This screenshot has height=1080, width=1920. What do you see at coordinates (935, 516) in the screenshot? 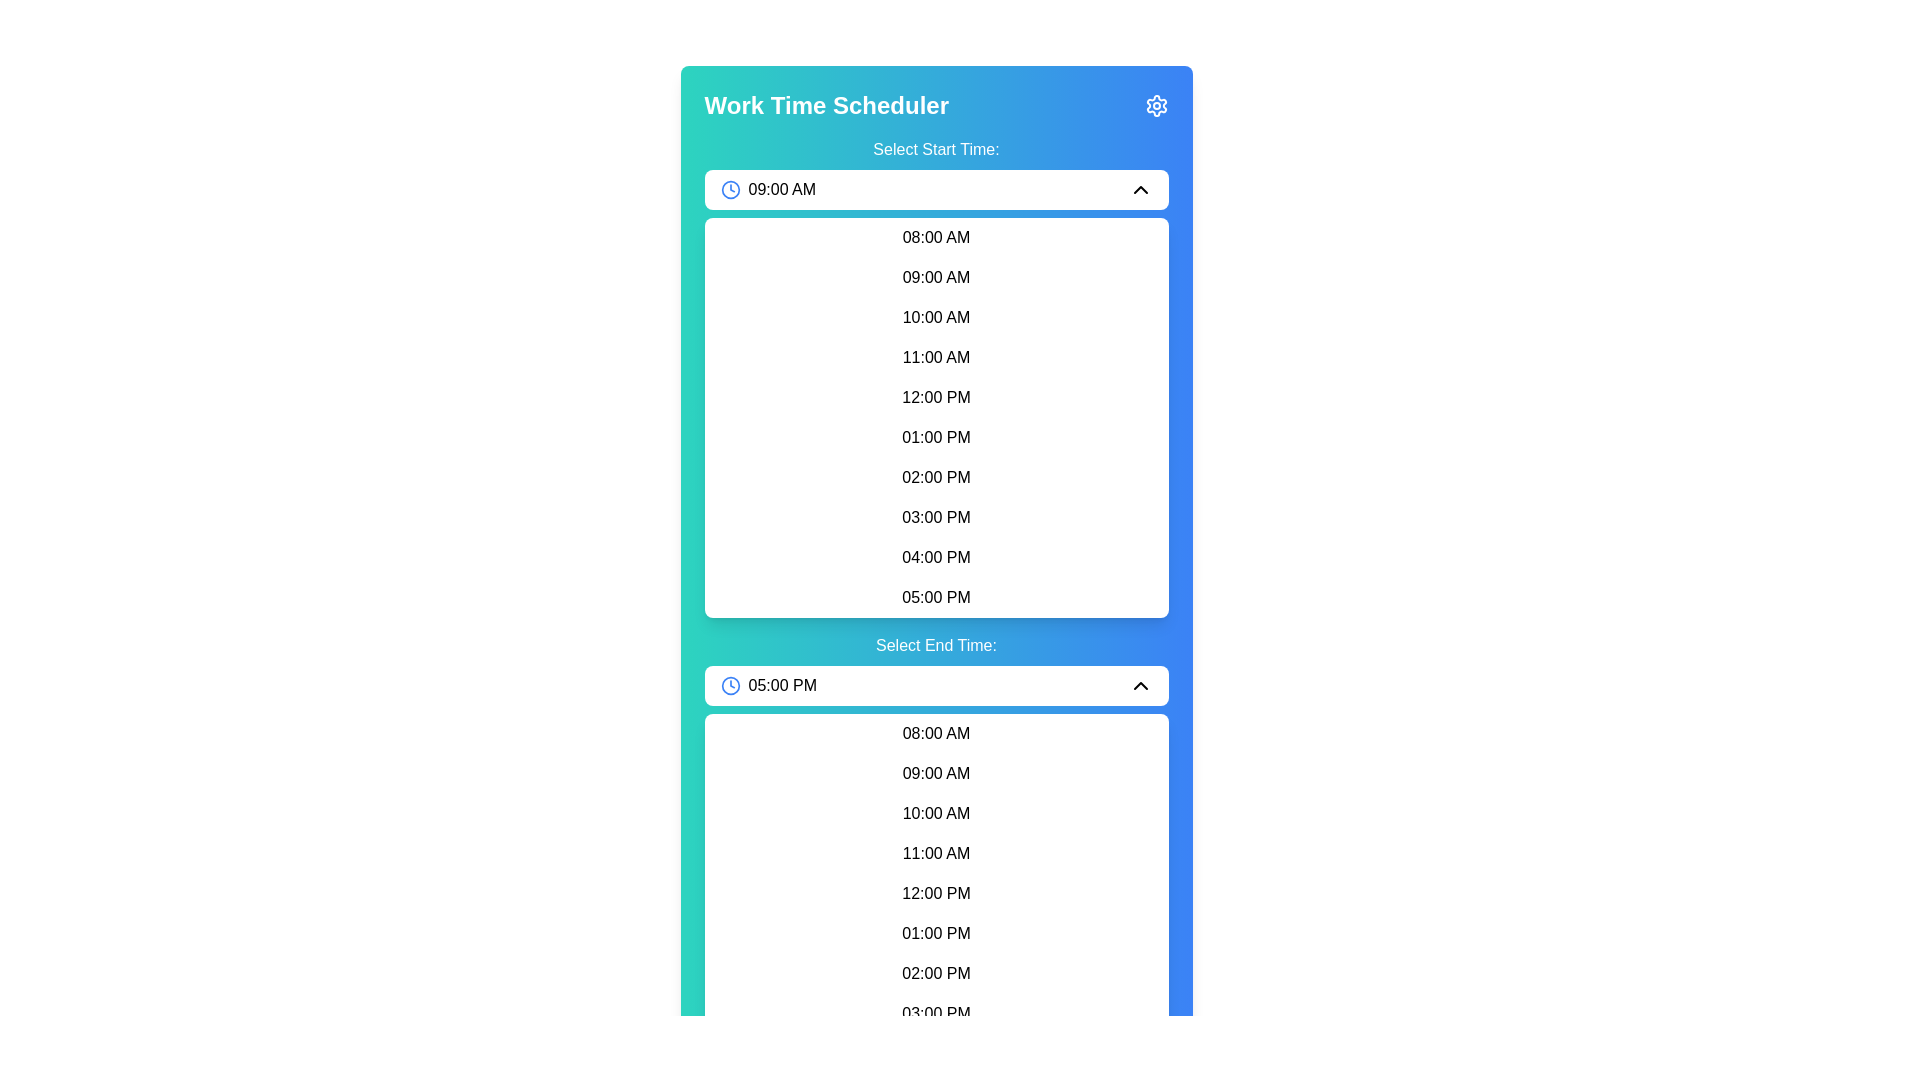
I see `the 8th selectable time option in the vertical list of times within the dropdown menu` at bounding box center [935, 516].